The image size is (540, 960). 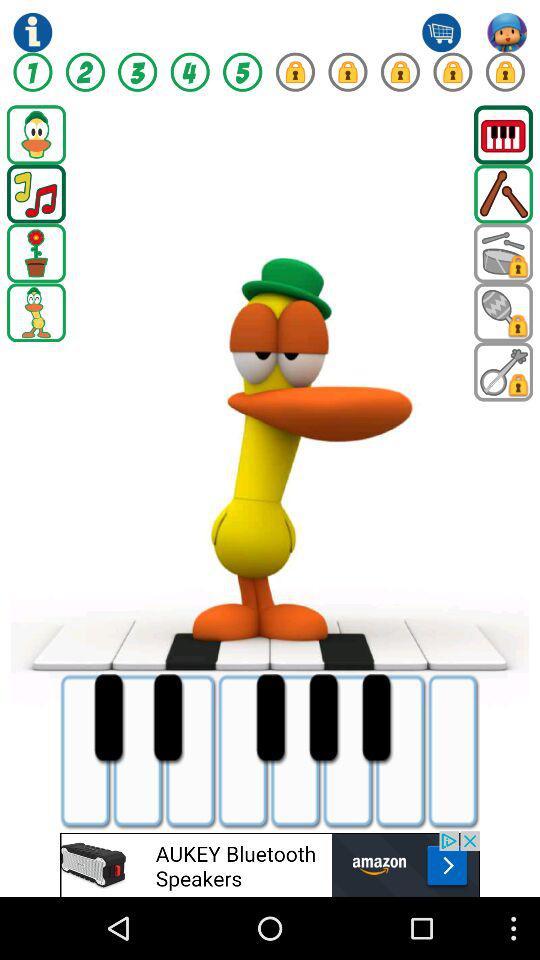 What do you see at coordinates (502, 133) in the screenshot?
I see `piano` at bounding box center [502, 133].